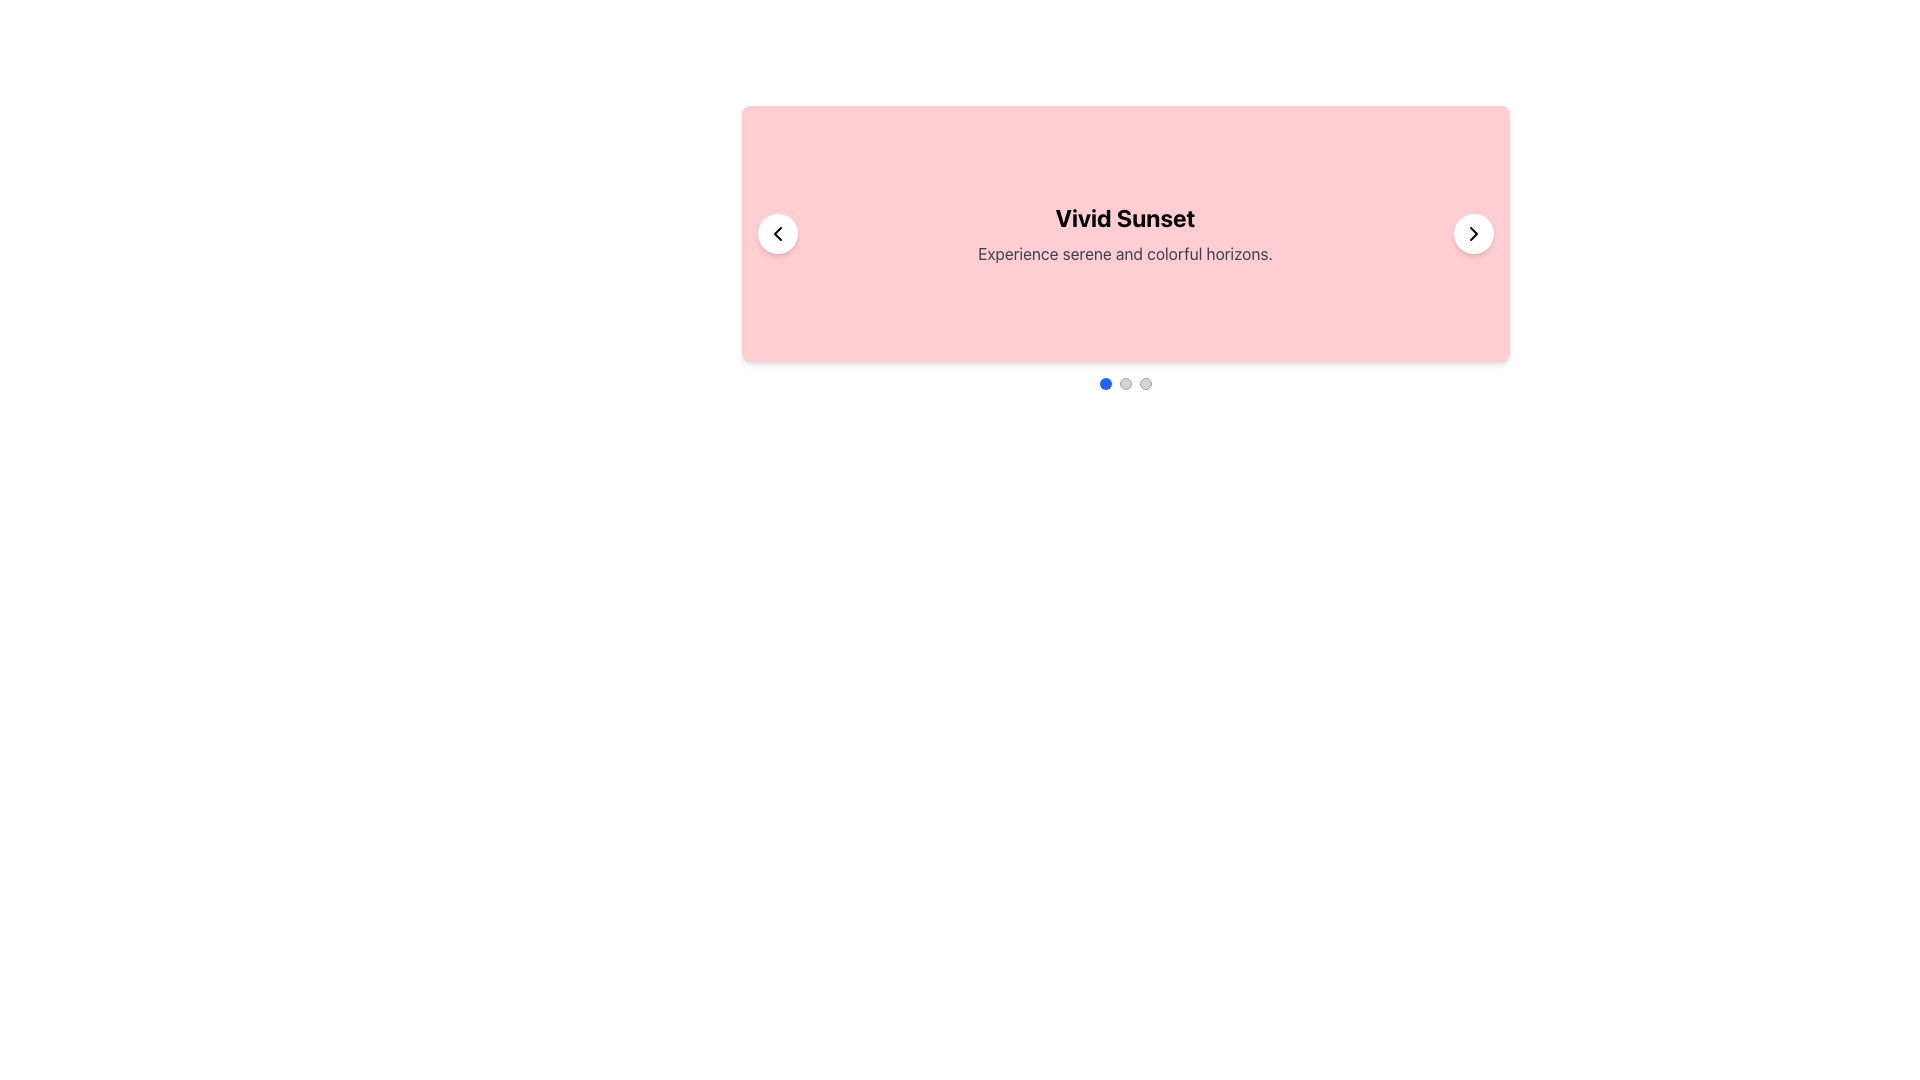  I want to click on the third pagination indicator in the bottom center of the pink card layout titled 'Vivid Sunset', so click(1145, 384).